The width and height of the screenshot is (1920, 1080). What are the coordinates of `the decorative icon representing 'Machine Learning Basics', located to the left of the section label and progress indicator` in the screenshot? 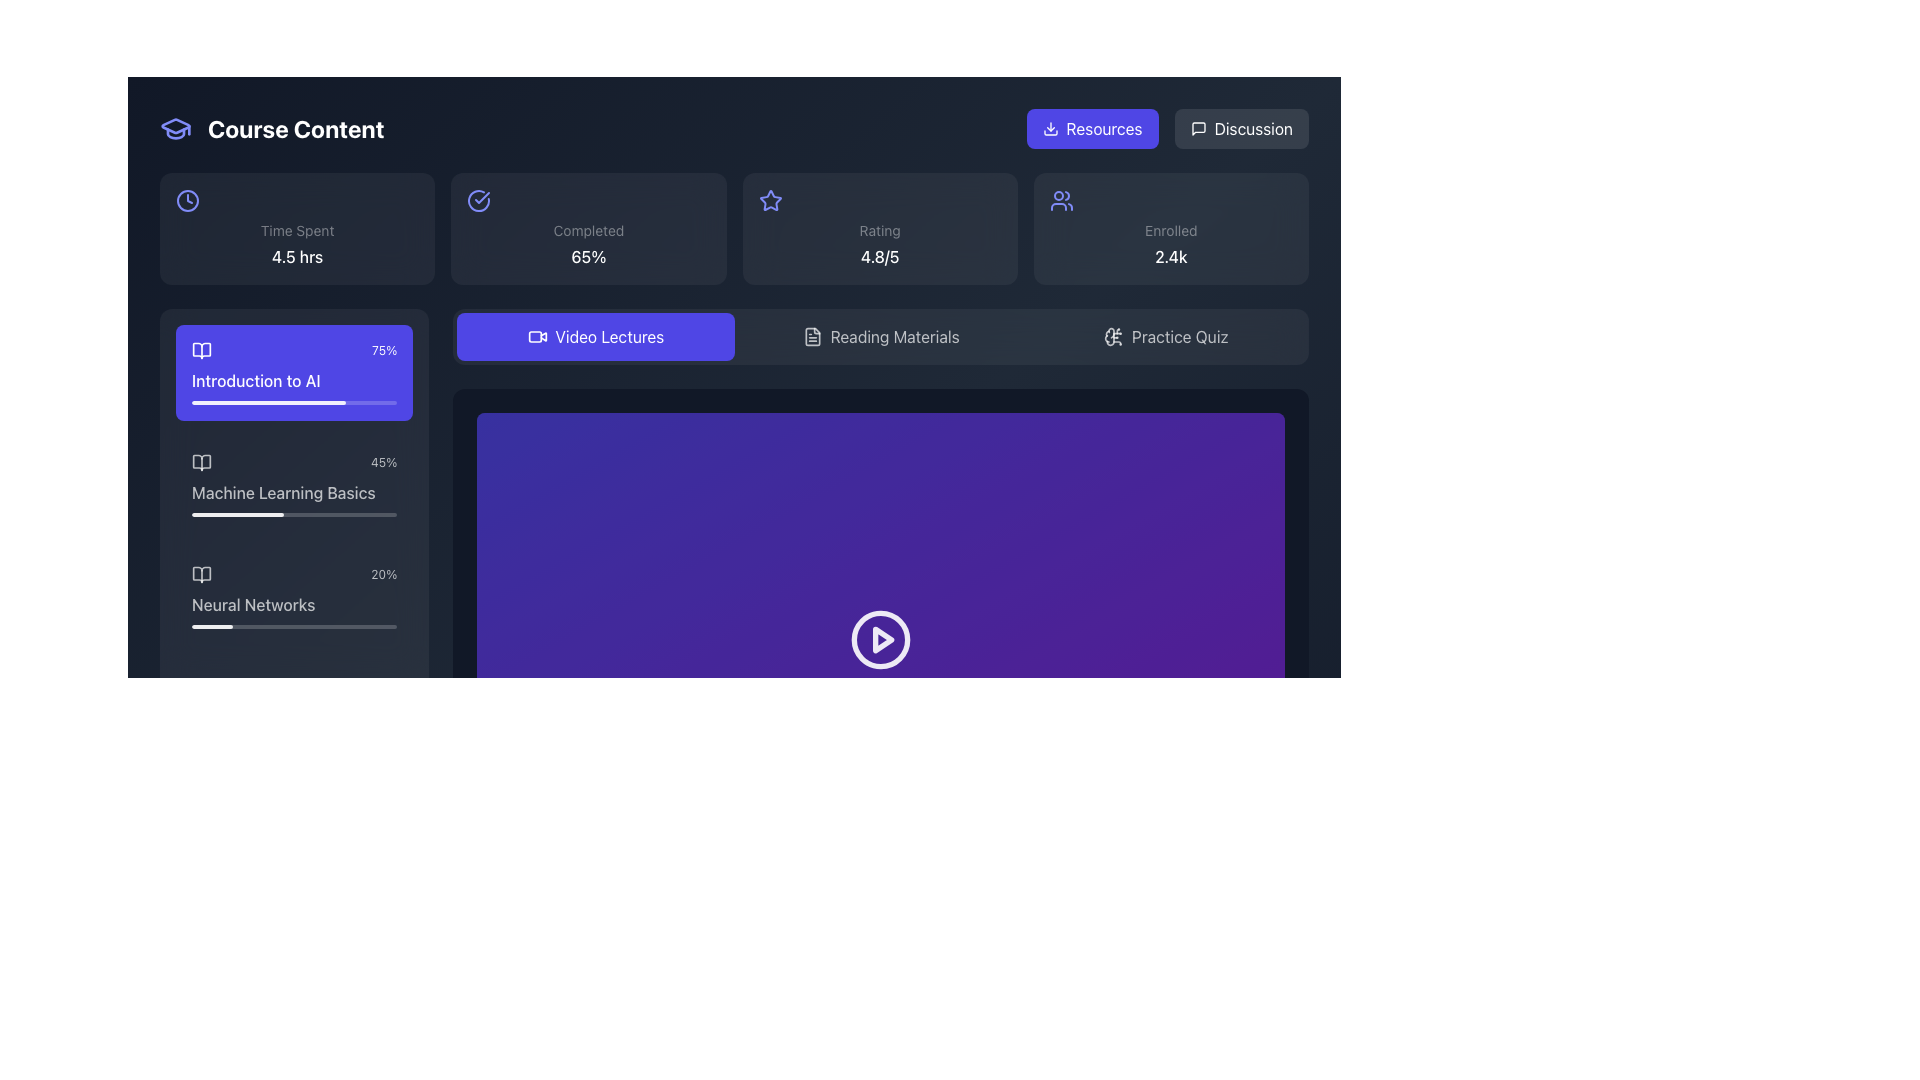 It's located at (201, 462).